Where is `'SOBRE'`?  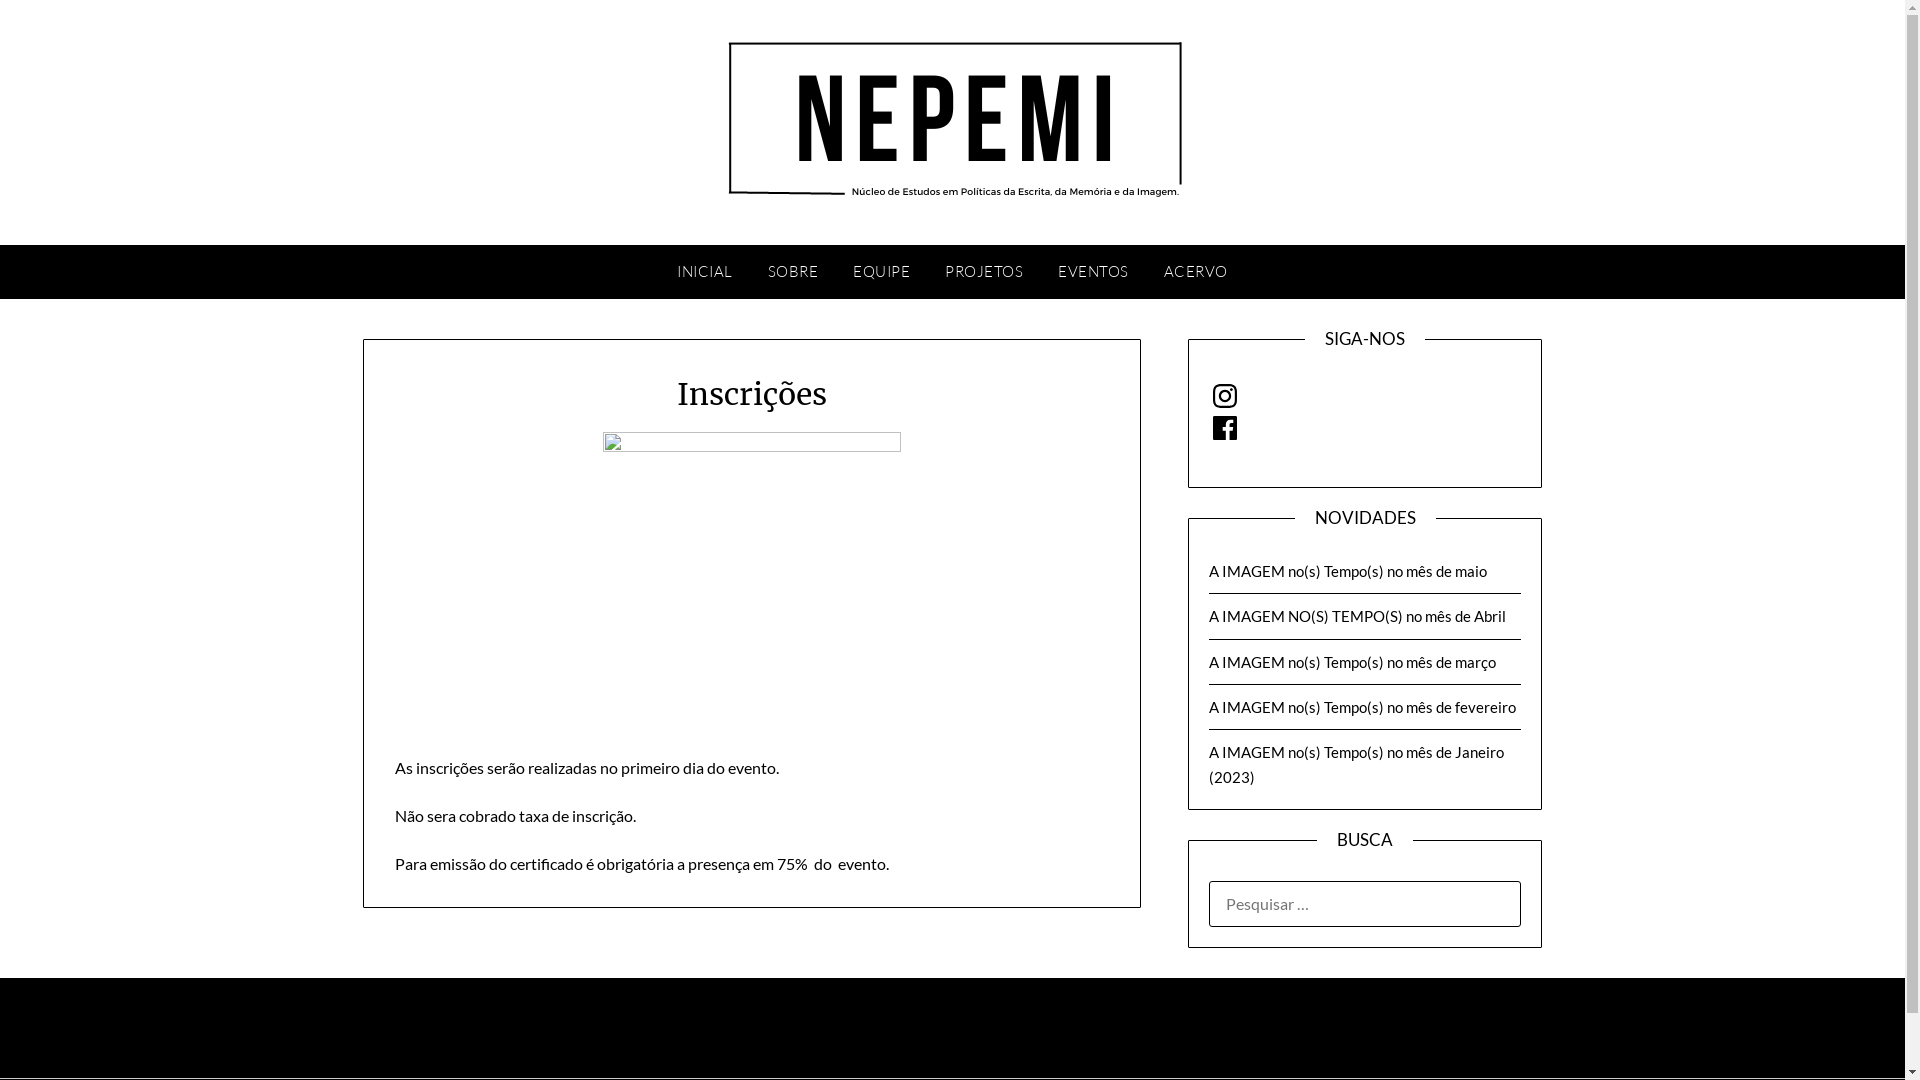
'SOBRE' is located at coordinates (792, 272).